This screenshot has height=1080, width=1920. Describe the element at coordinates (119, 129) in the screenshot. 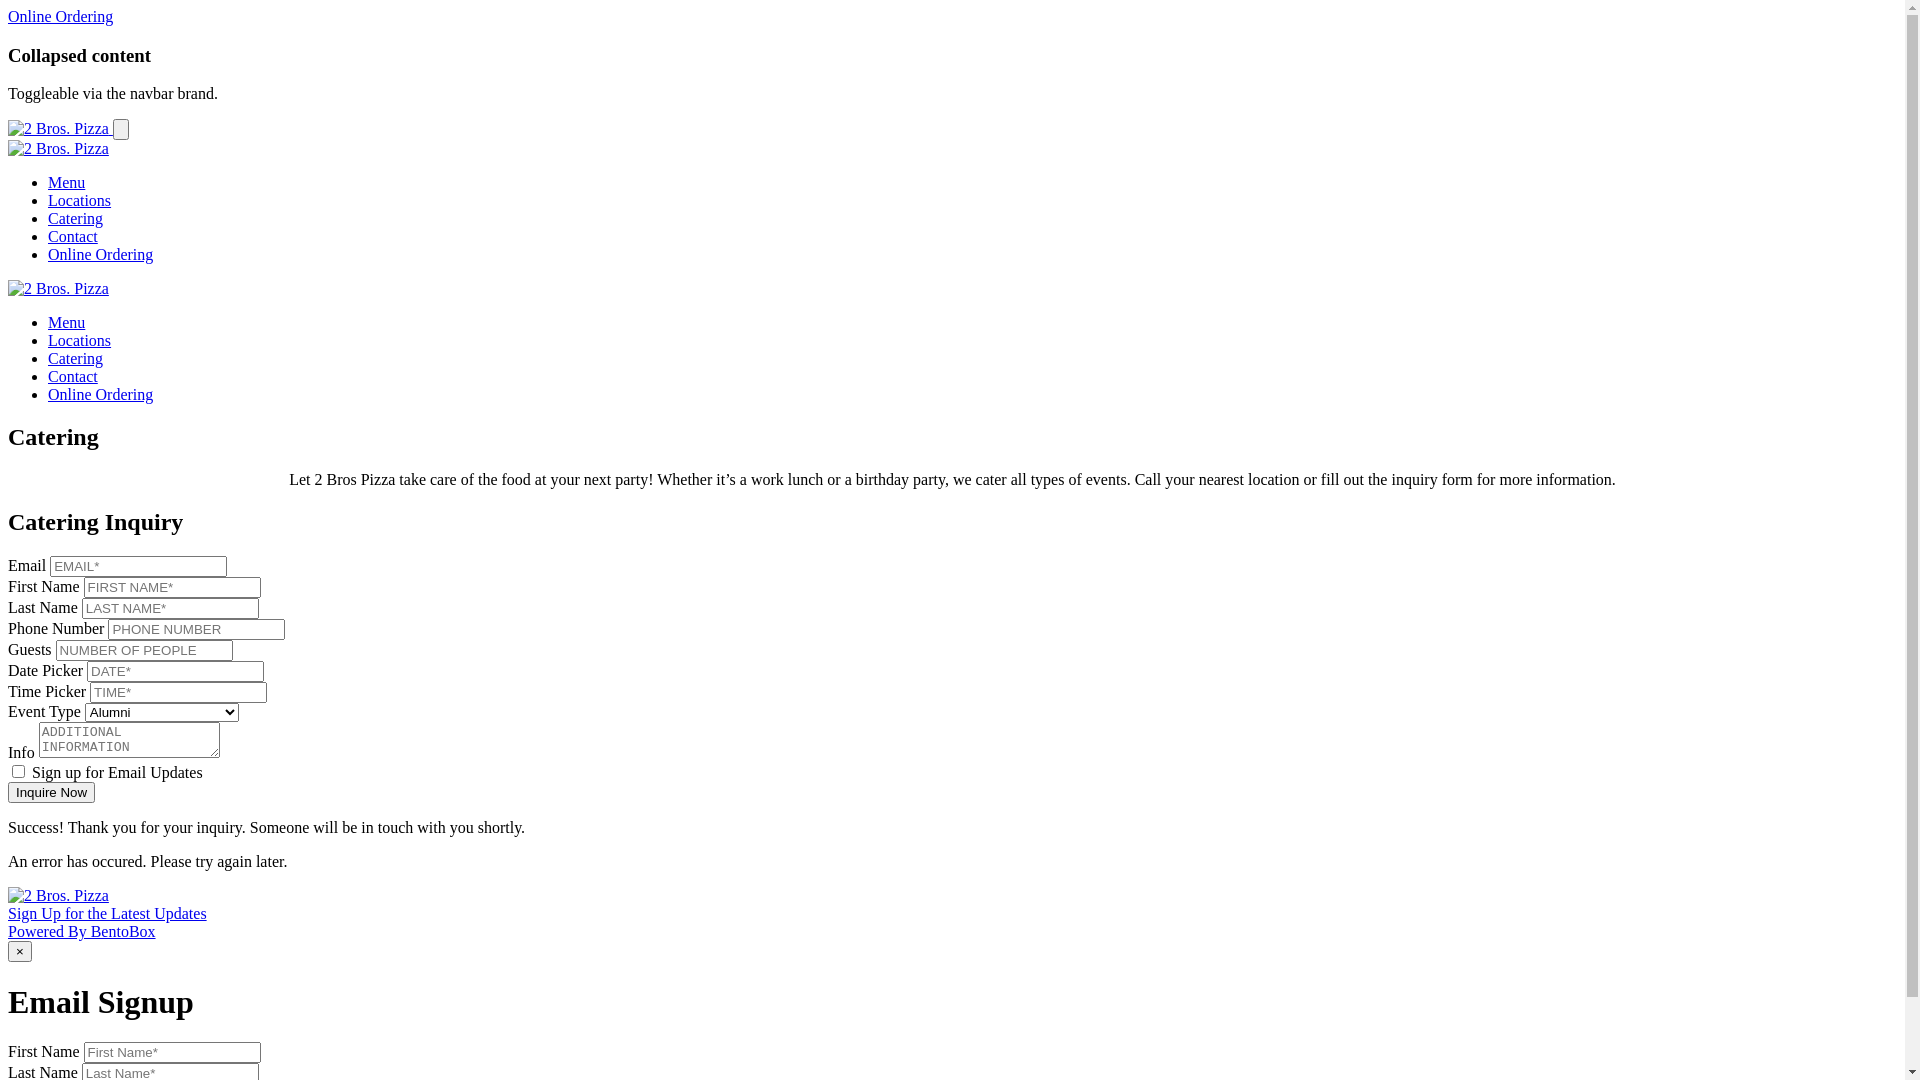

I see `'Navbar Toggle'` at that location.